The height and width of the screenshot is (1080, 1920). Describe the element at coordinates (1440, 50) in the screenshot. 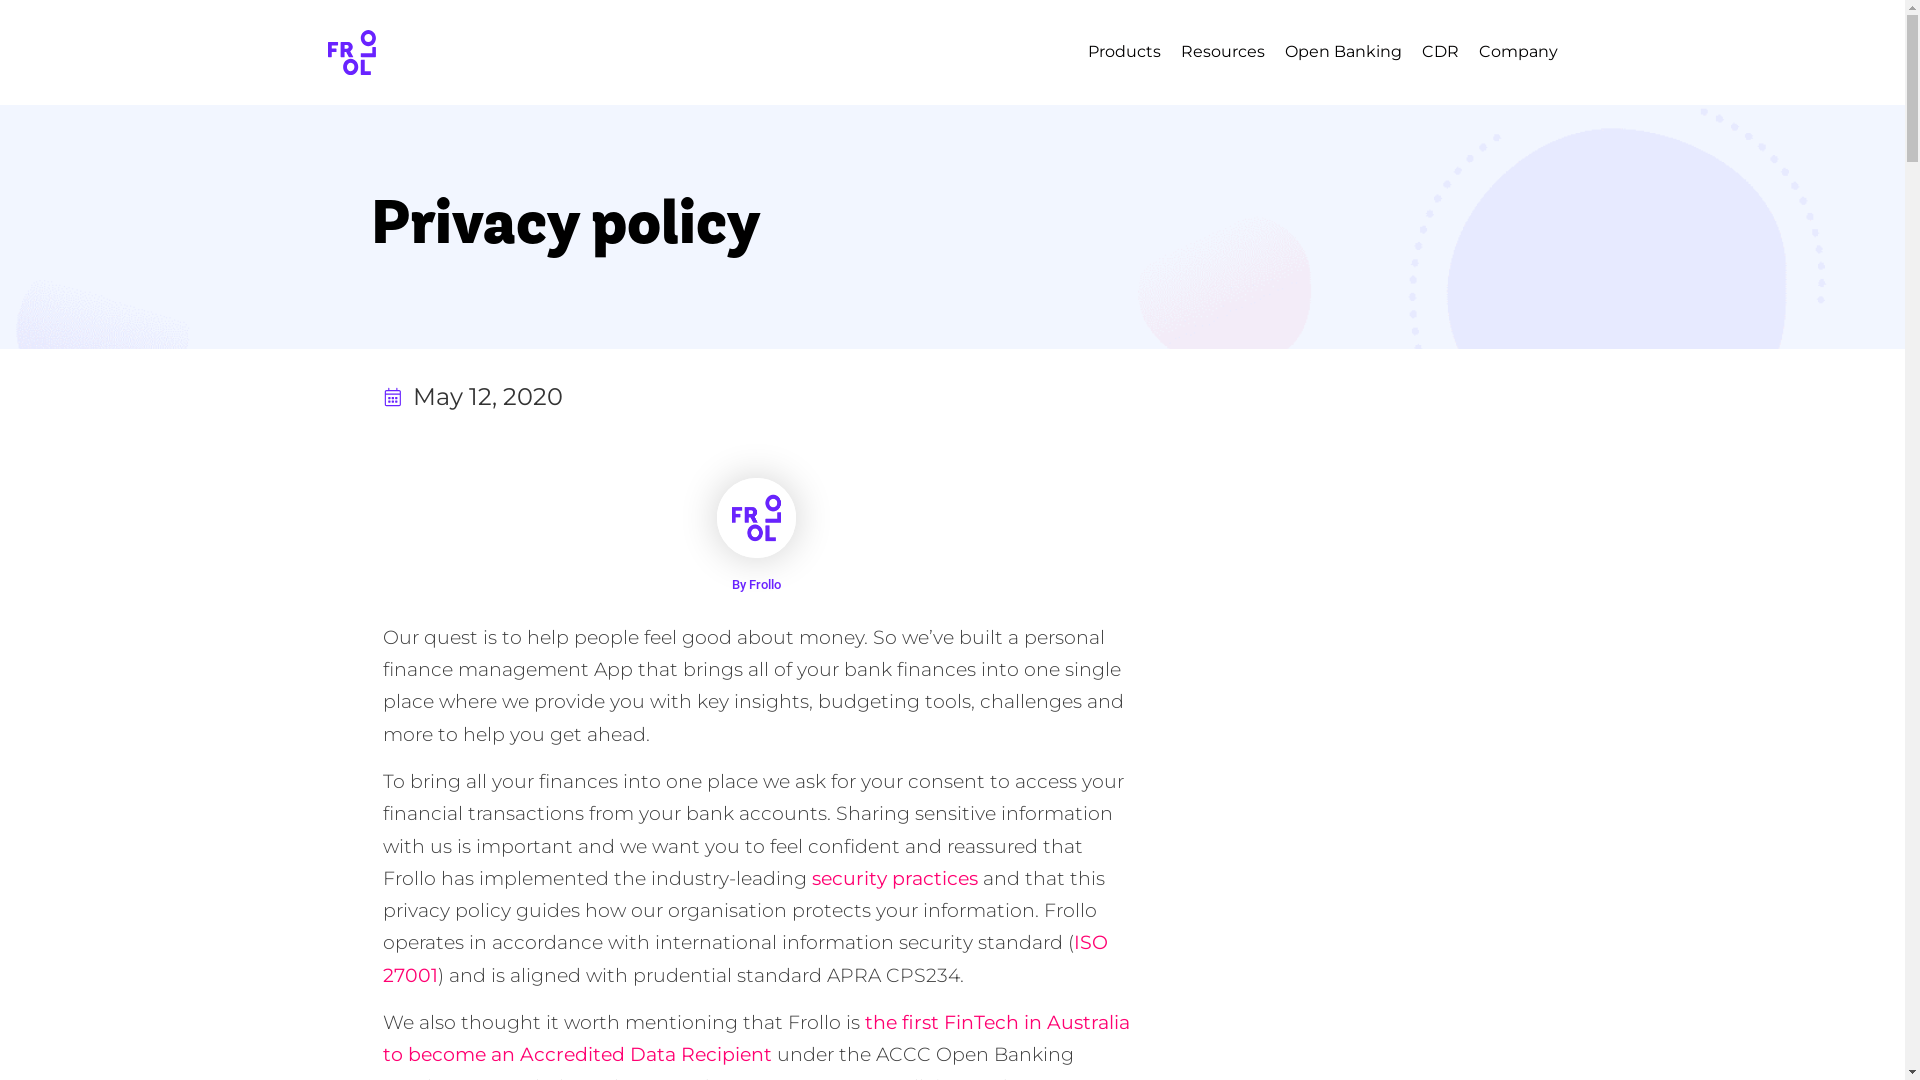

I see `'CDR'` at that location.